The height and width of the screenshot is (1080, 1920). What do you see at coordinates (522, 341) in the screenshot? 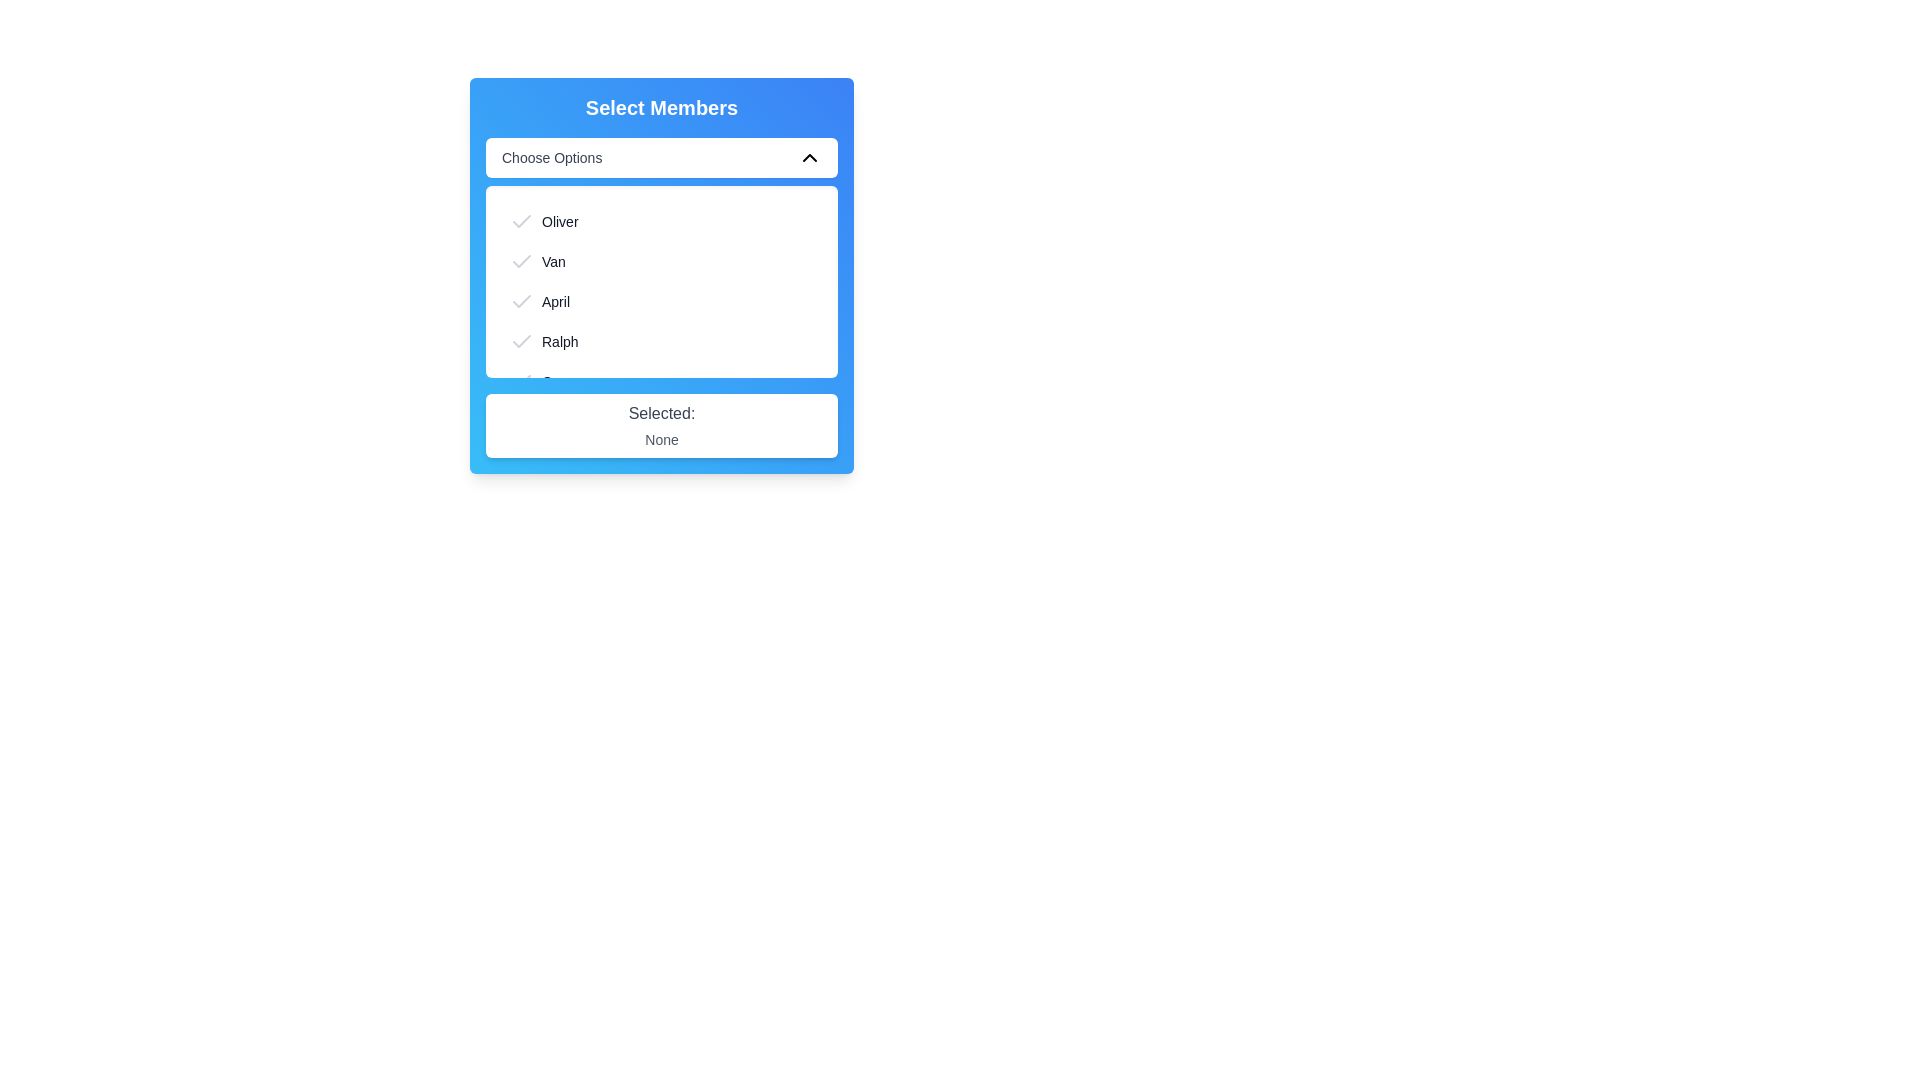
I see `the checkmark icon indicating the selection state of the item labeled 'Ralph' to trigger potential hover effects` at bounding box center [522, 341].